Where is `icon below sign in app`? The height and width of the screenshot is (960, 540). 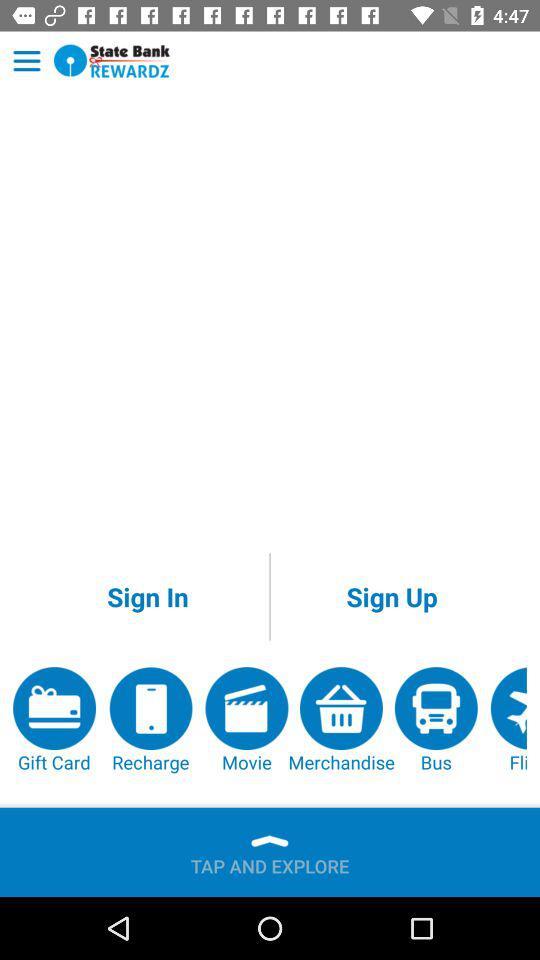
icon below sign in app is located at coordinates (246, 720).